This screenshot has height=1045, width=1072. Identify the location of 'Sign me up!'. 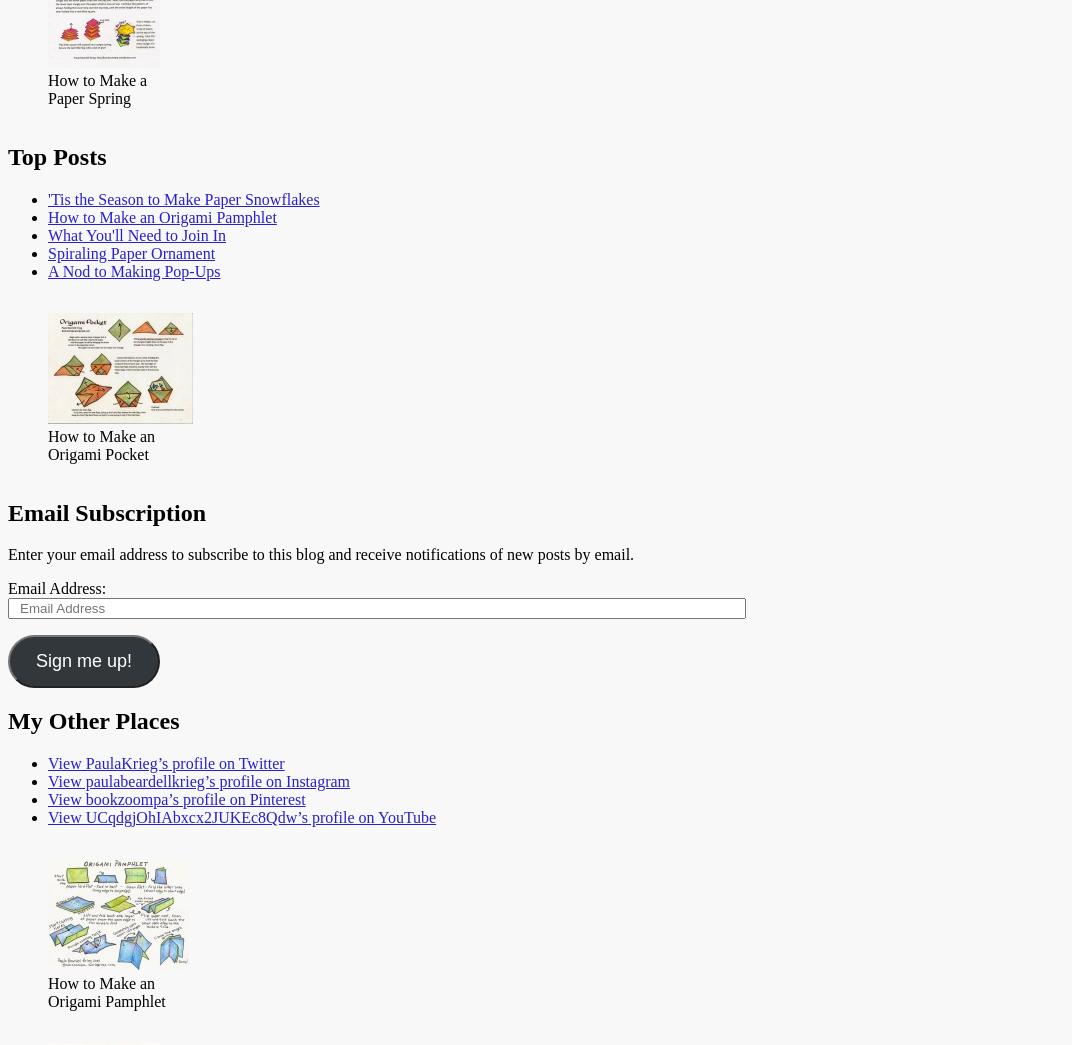
(83, 660).